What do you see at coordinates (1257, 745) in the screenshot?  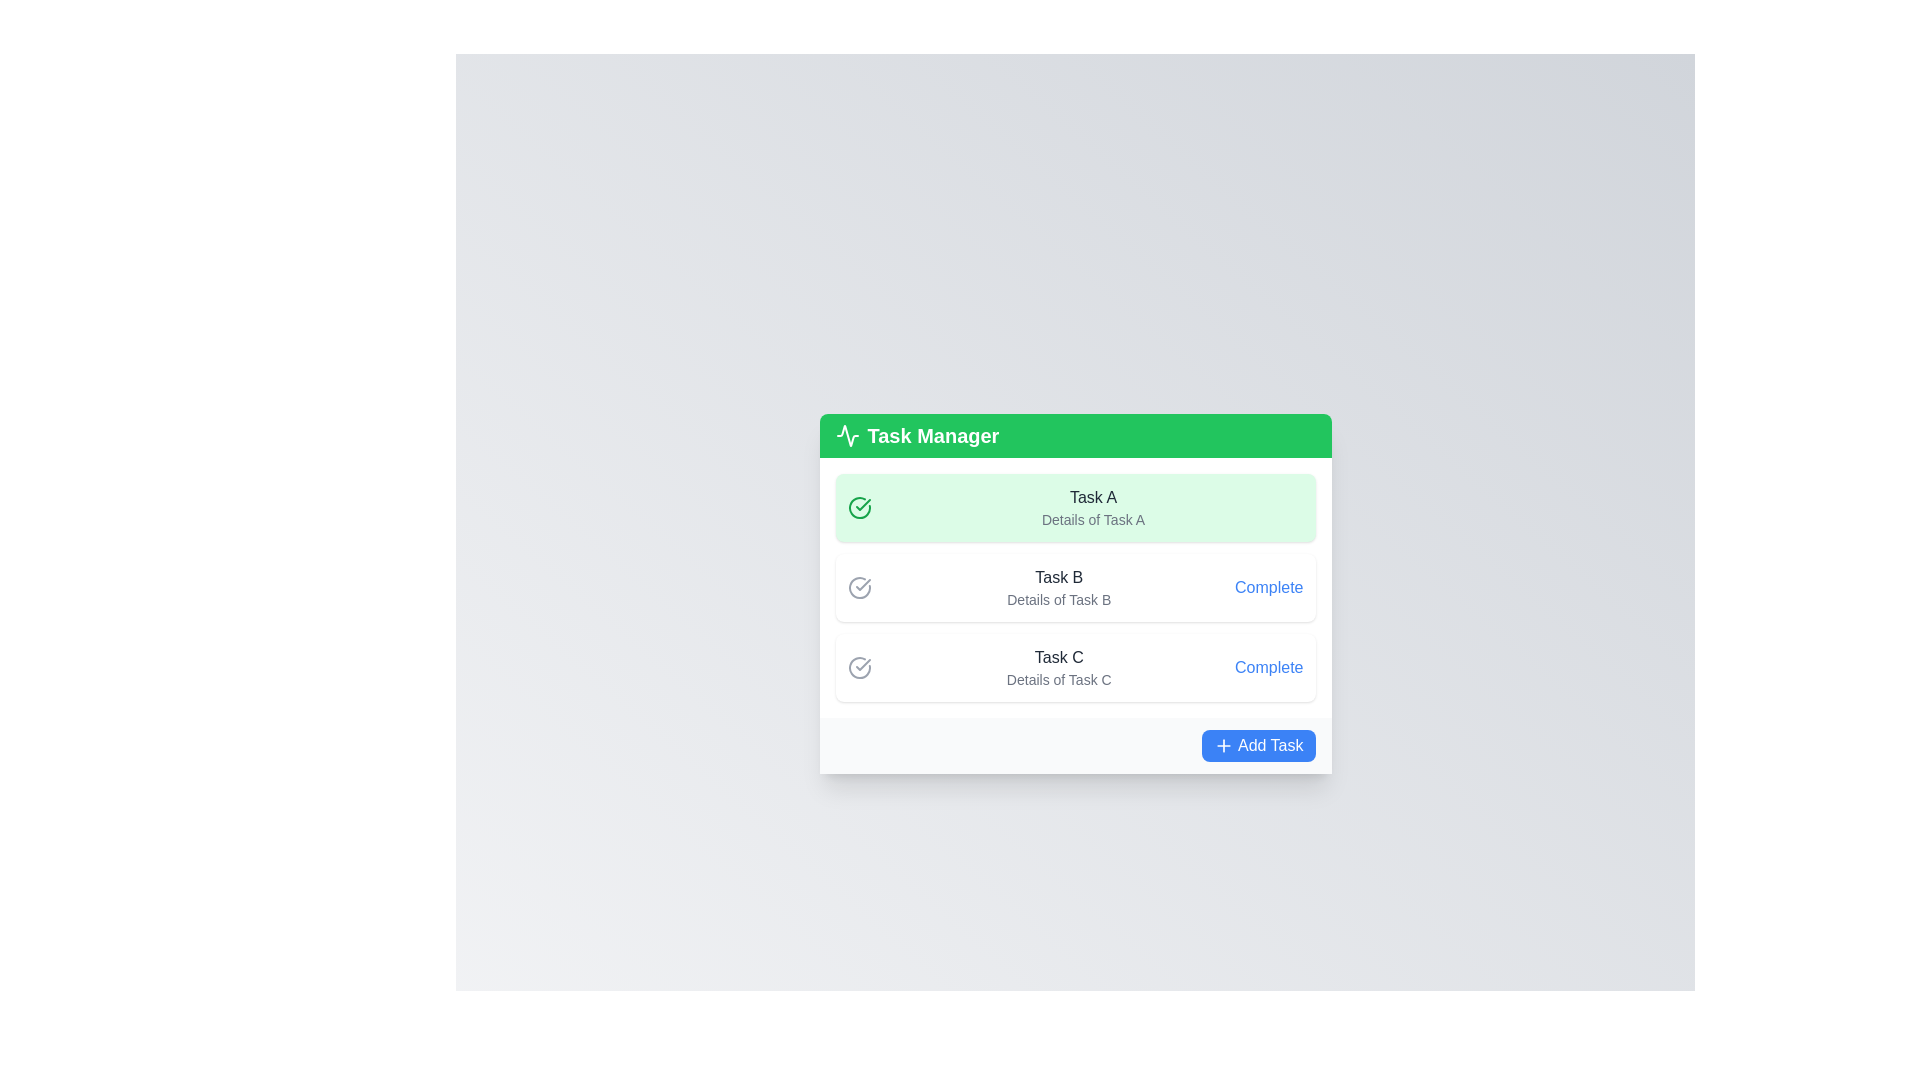 I see `the blue rectangular button labeled 'Add Task' with a plus icon, located in the bottom-right corner of the white card interface` at bounding box center [1257, 745].